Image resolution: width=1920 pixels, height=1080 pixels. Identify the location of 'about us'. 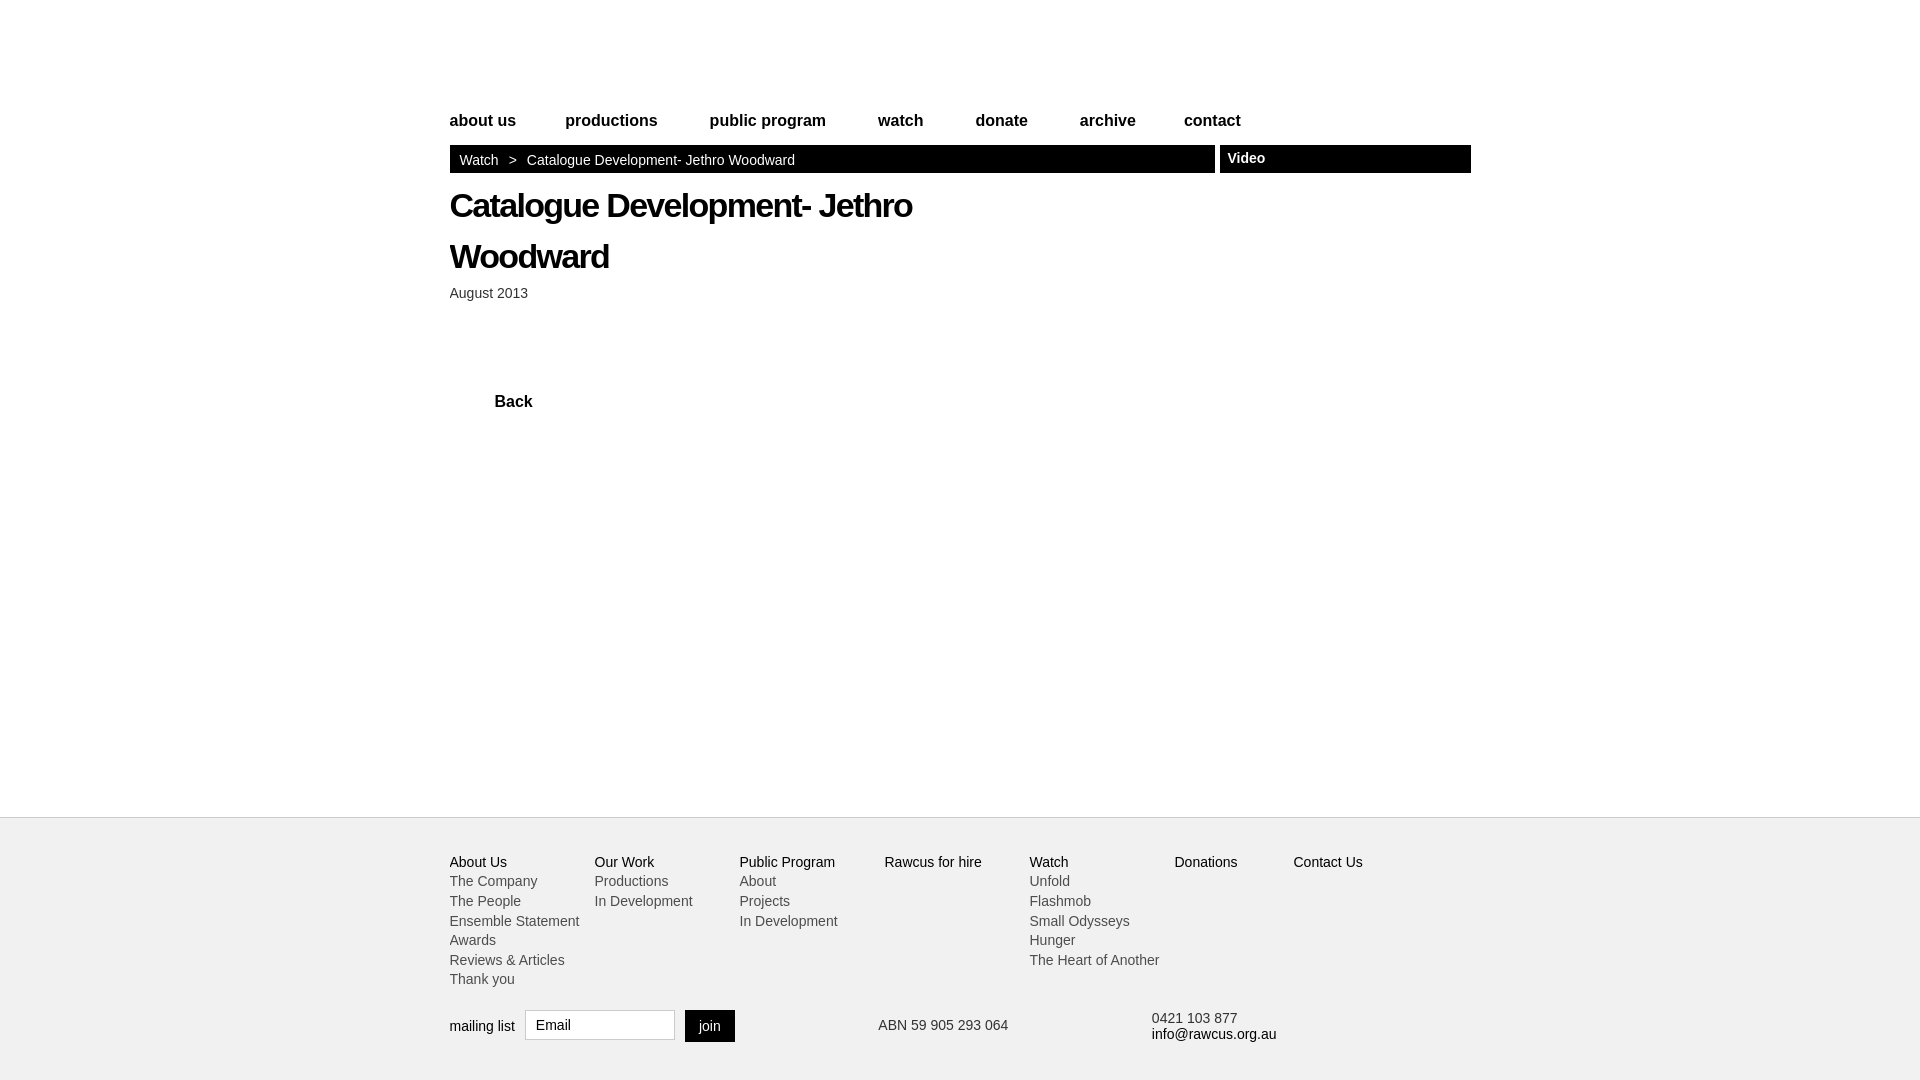
(494, 129).